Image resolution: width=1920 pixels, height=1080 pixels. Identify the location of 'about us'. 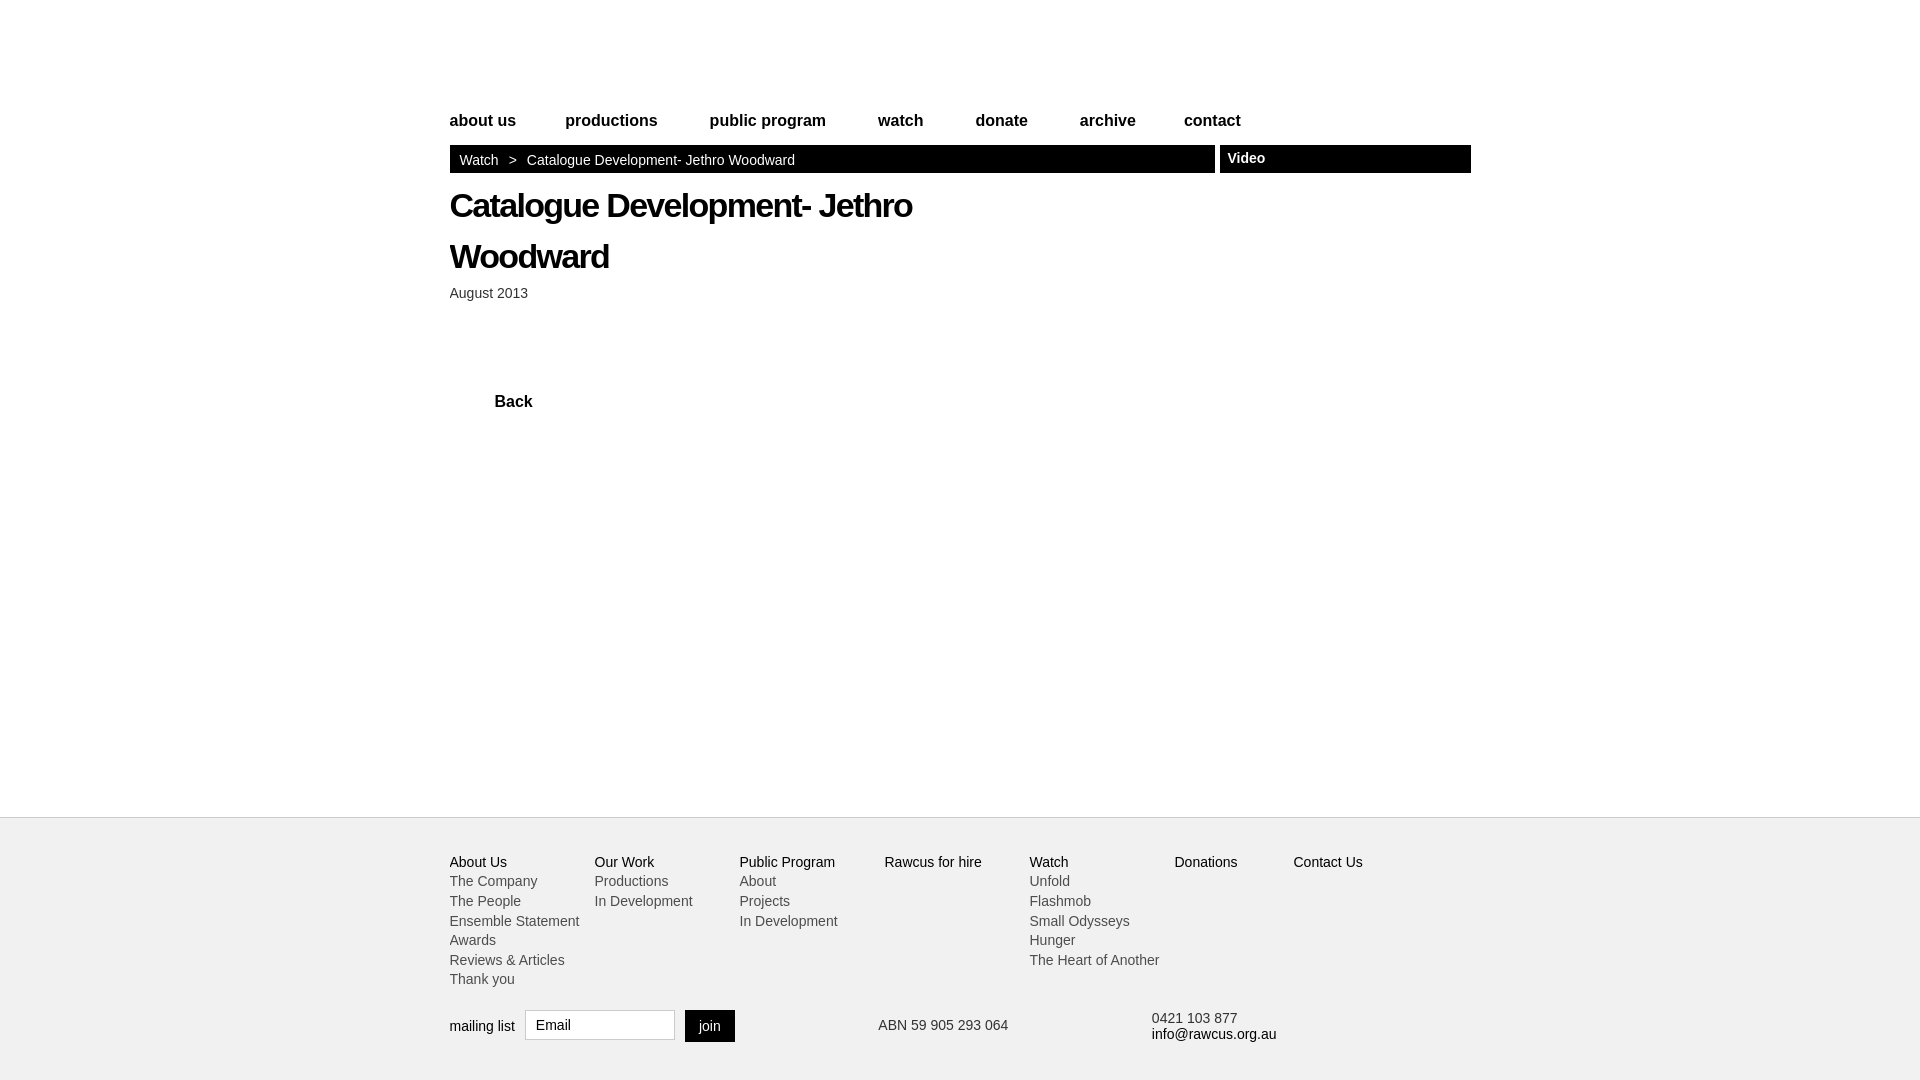
(494, 129).